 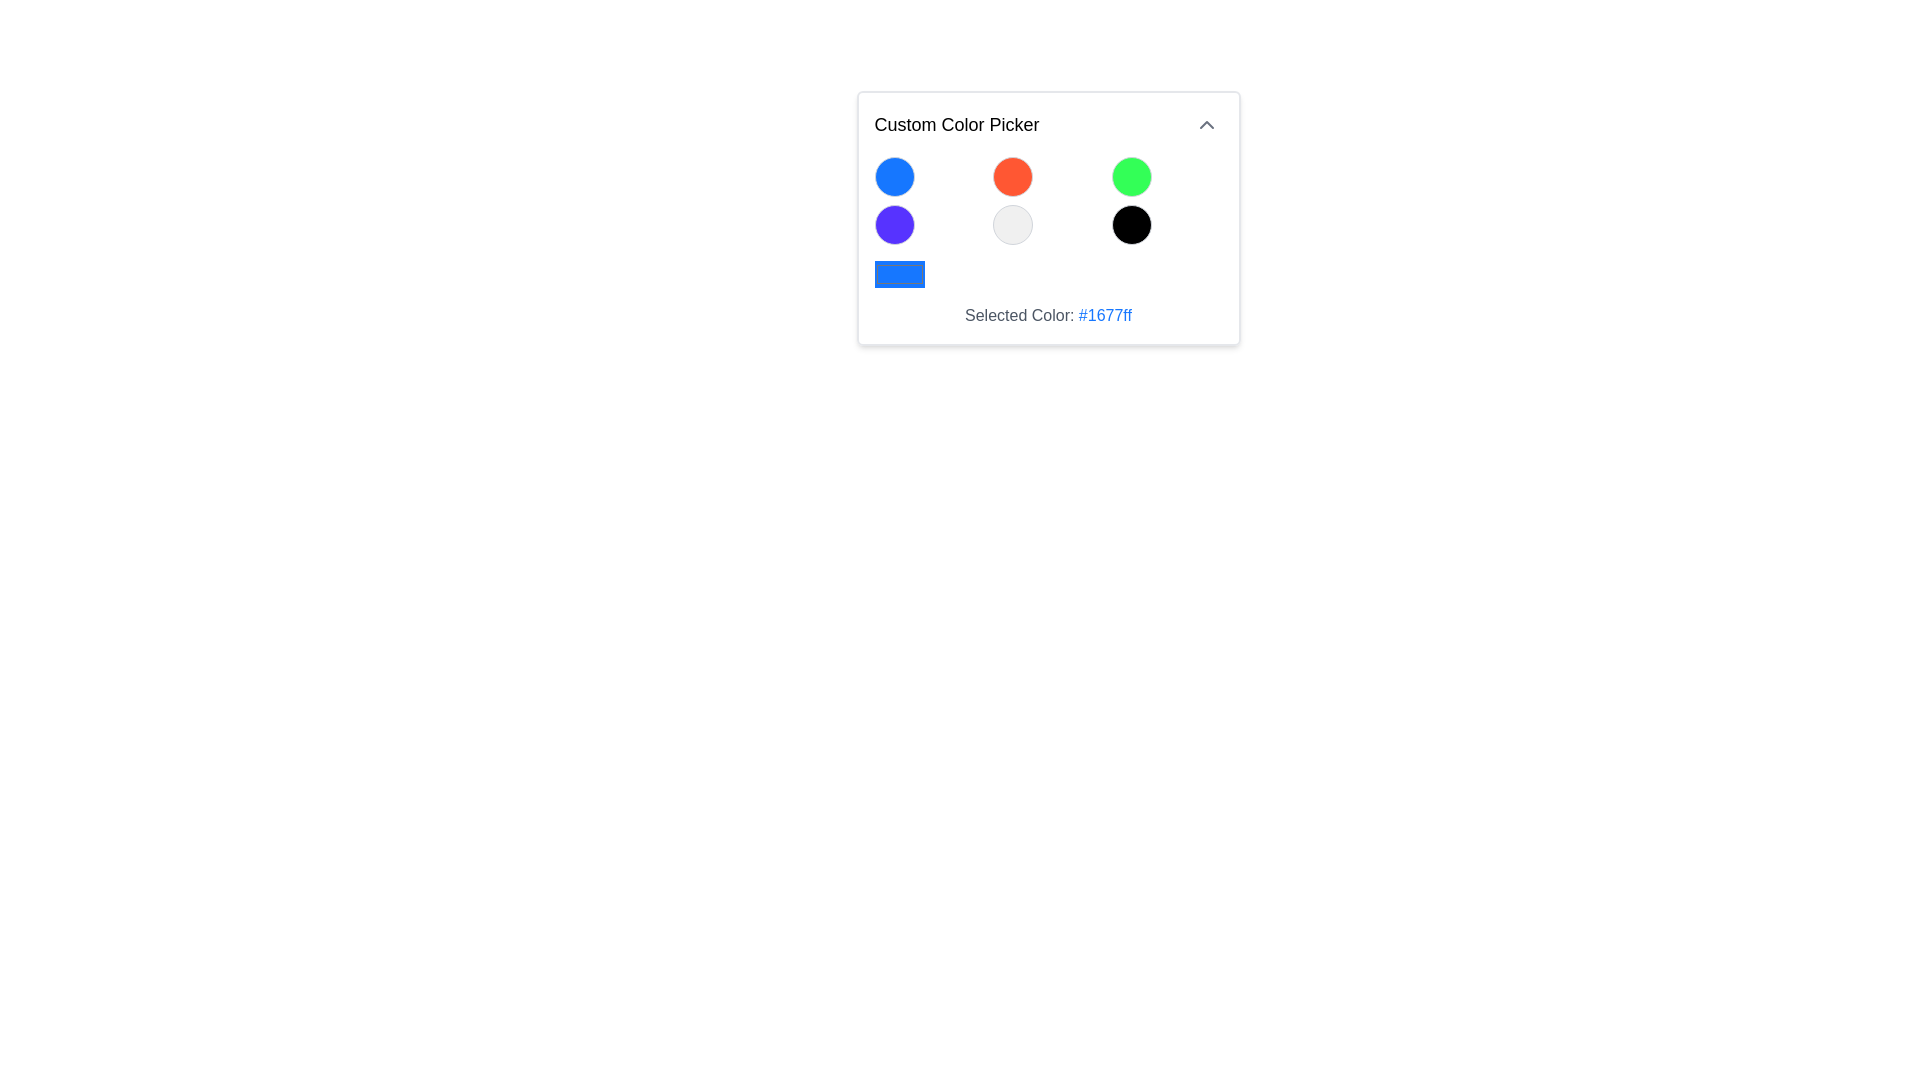 I want to click on the third button in the second row of the color selection grid labeled 'Custom Color Picker', so click(x=1131, y=224).